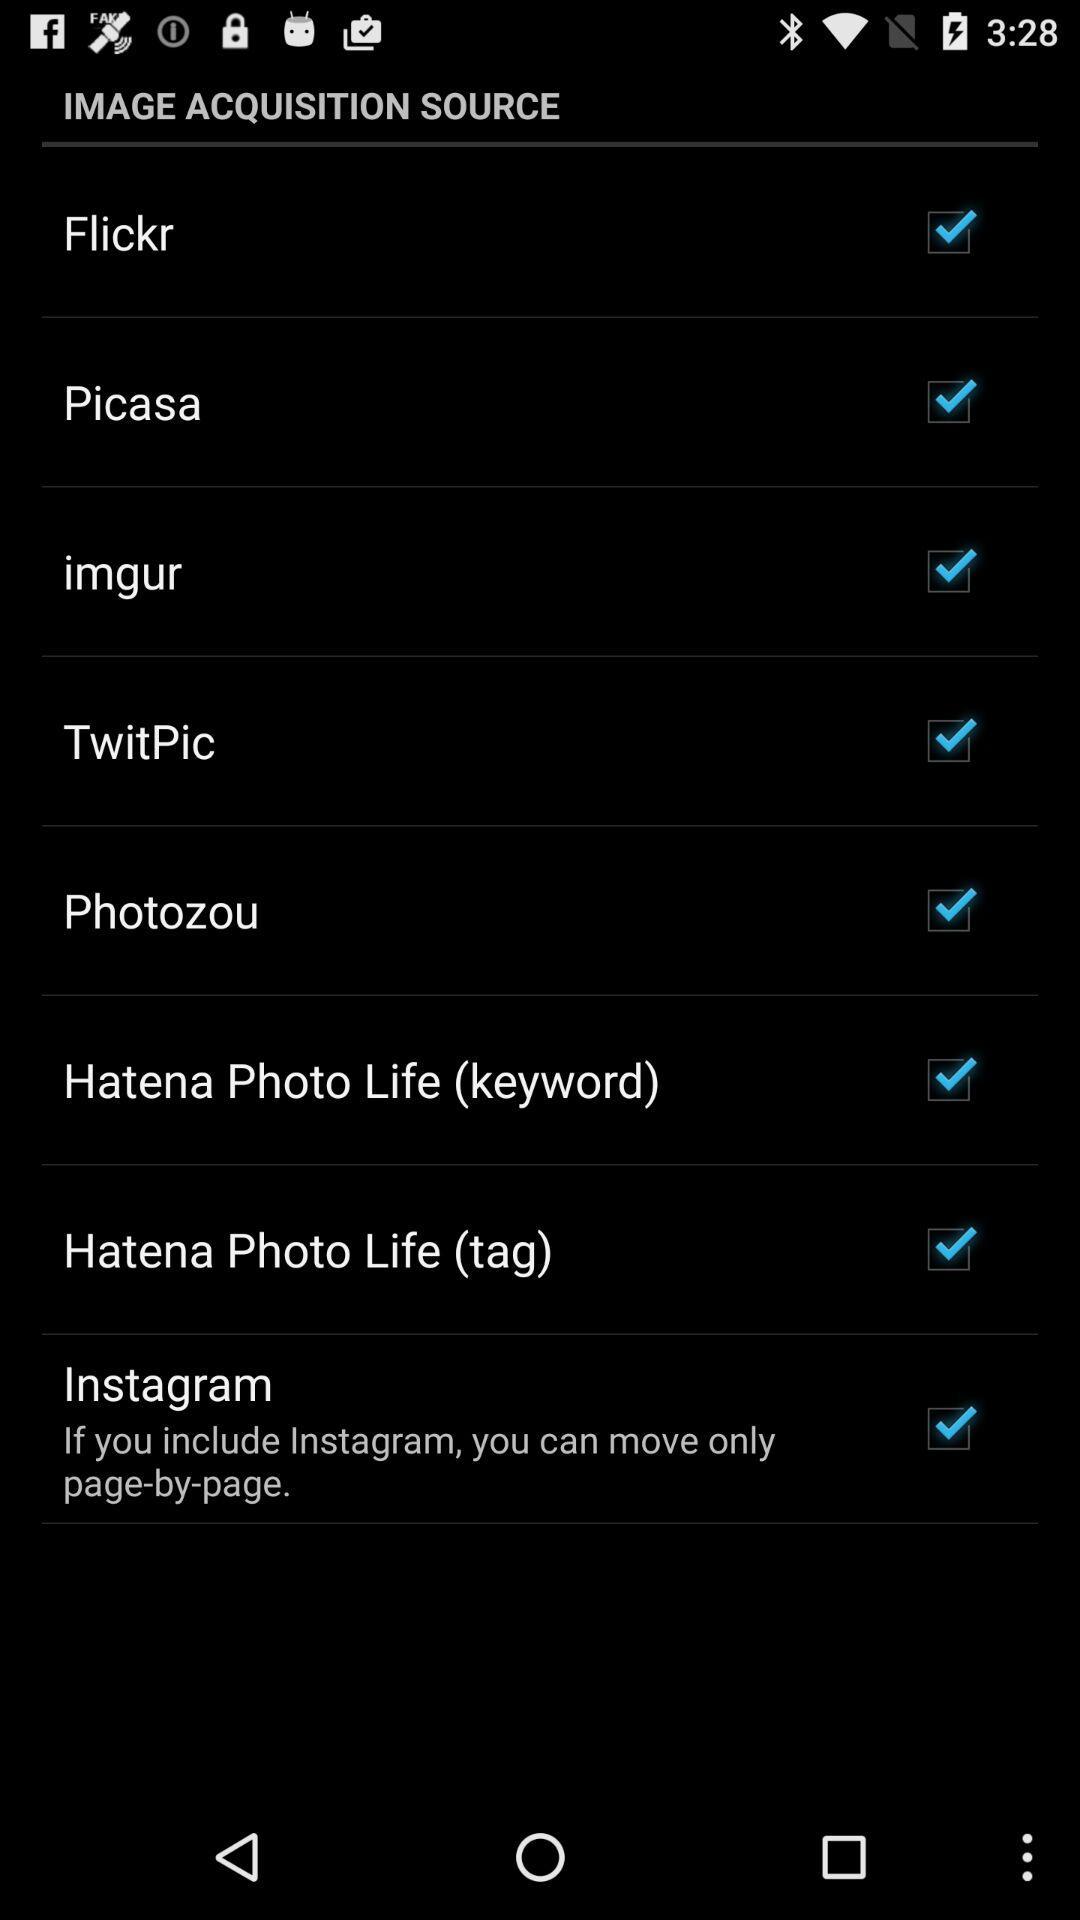 Image resolution: width=1080 pixels, height=1920 pixels. Describe the element at coordinates (122, 570) in the screenshot. I see `imgur` at that location.